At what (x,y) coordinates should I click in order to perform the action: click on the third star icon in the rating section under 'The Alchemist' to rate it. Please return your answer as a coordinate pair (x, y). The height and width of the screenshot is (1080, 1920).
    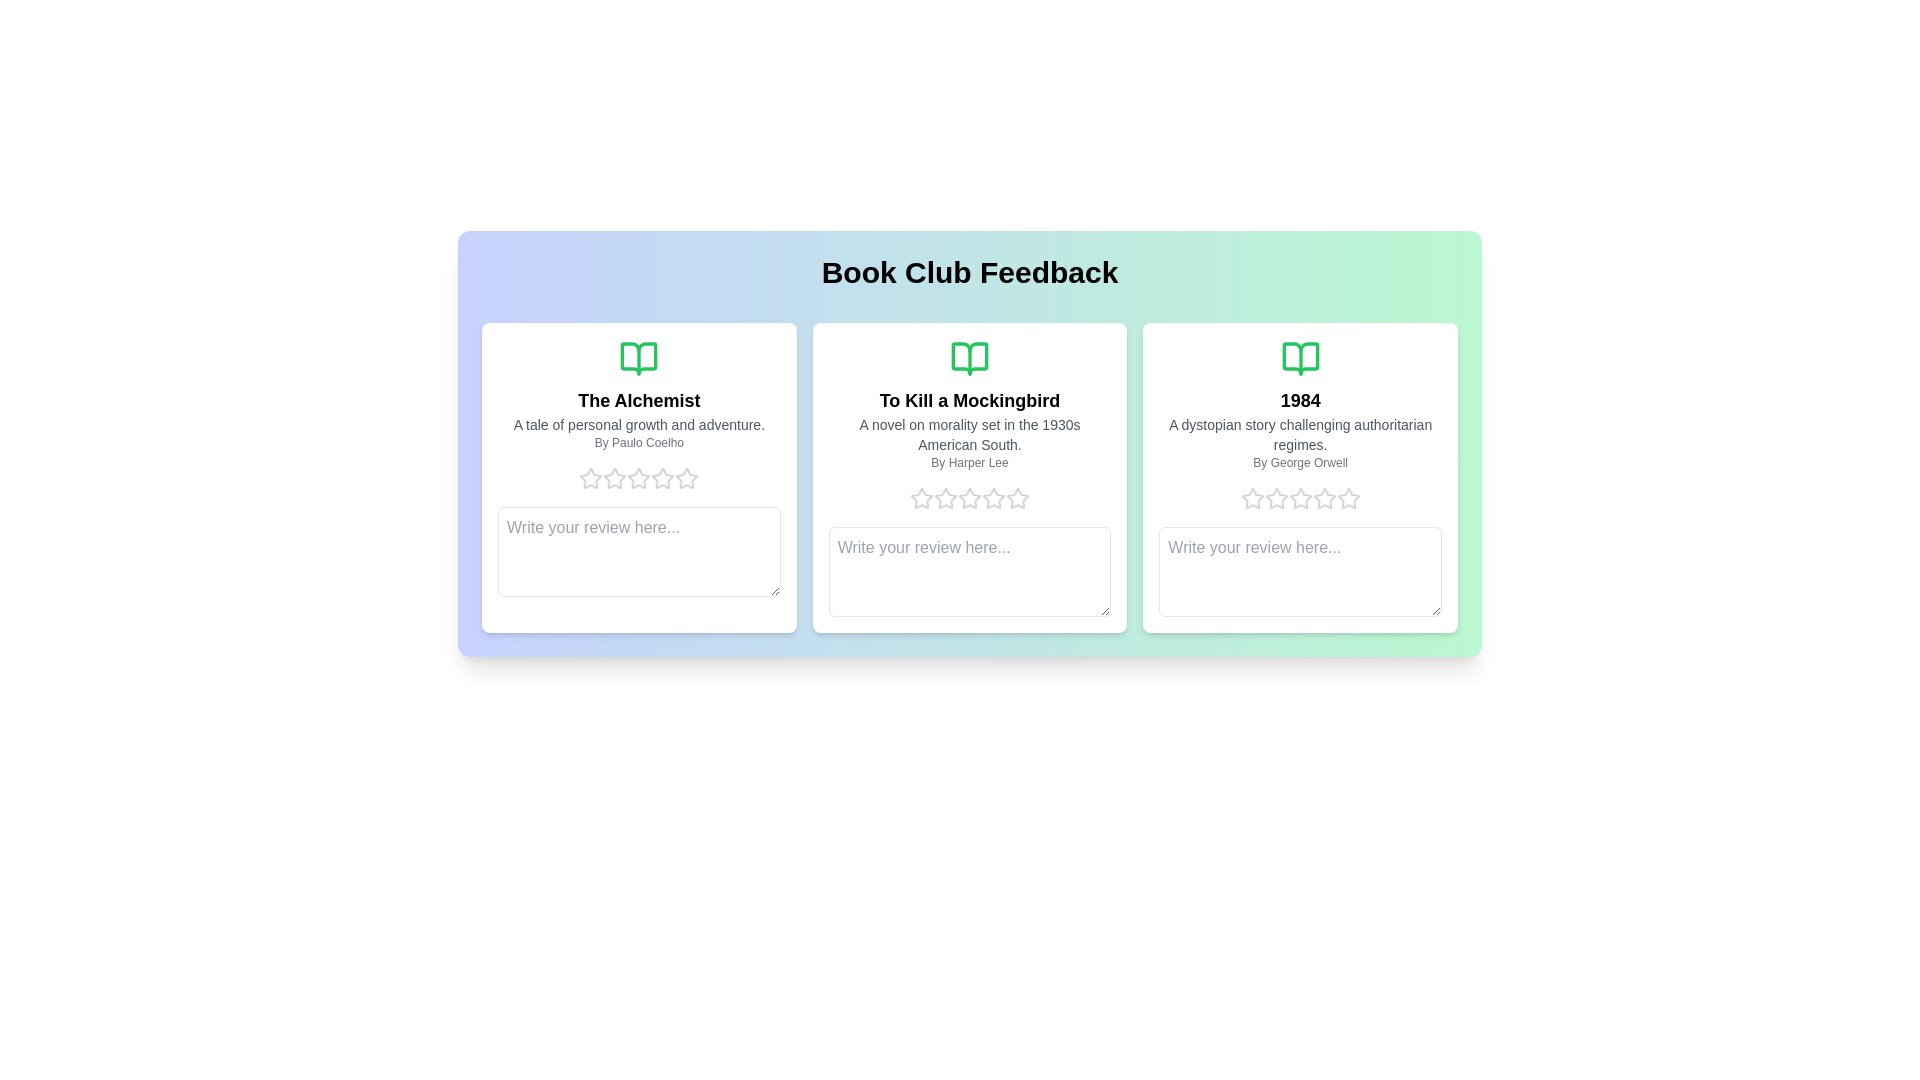
    Looking at the image, I should click on (614, 478).